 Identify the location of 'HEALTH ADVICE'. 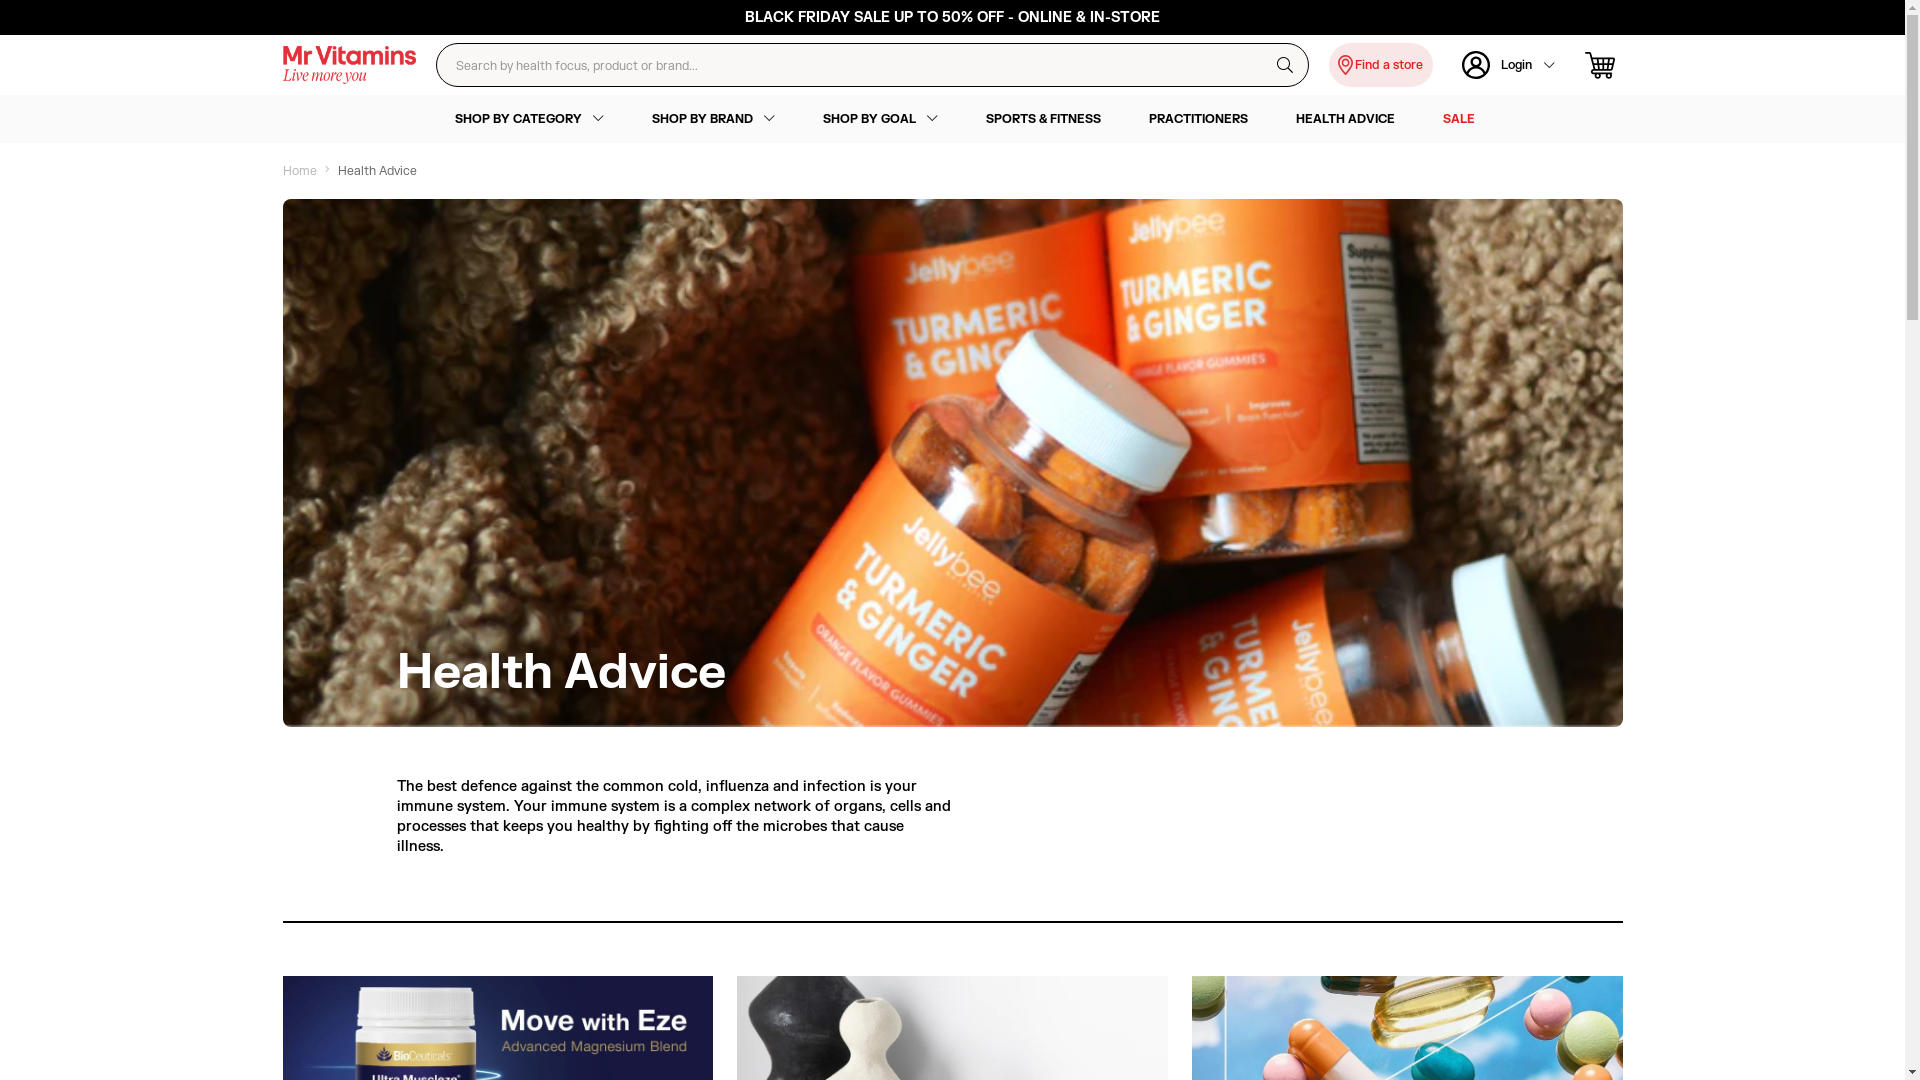
(1345, 119).